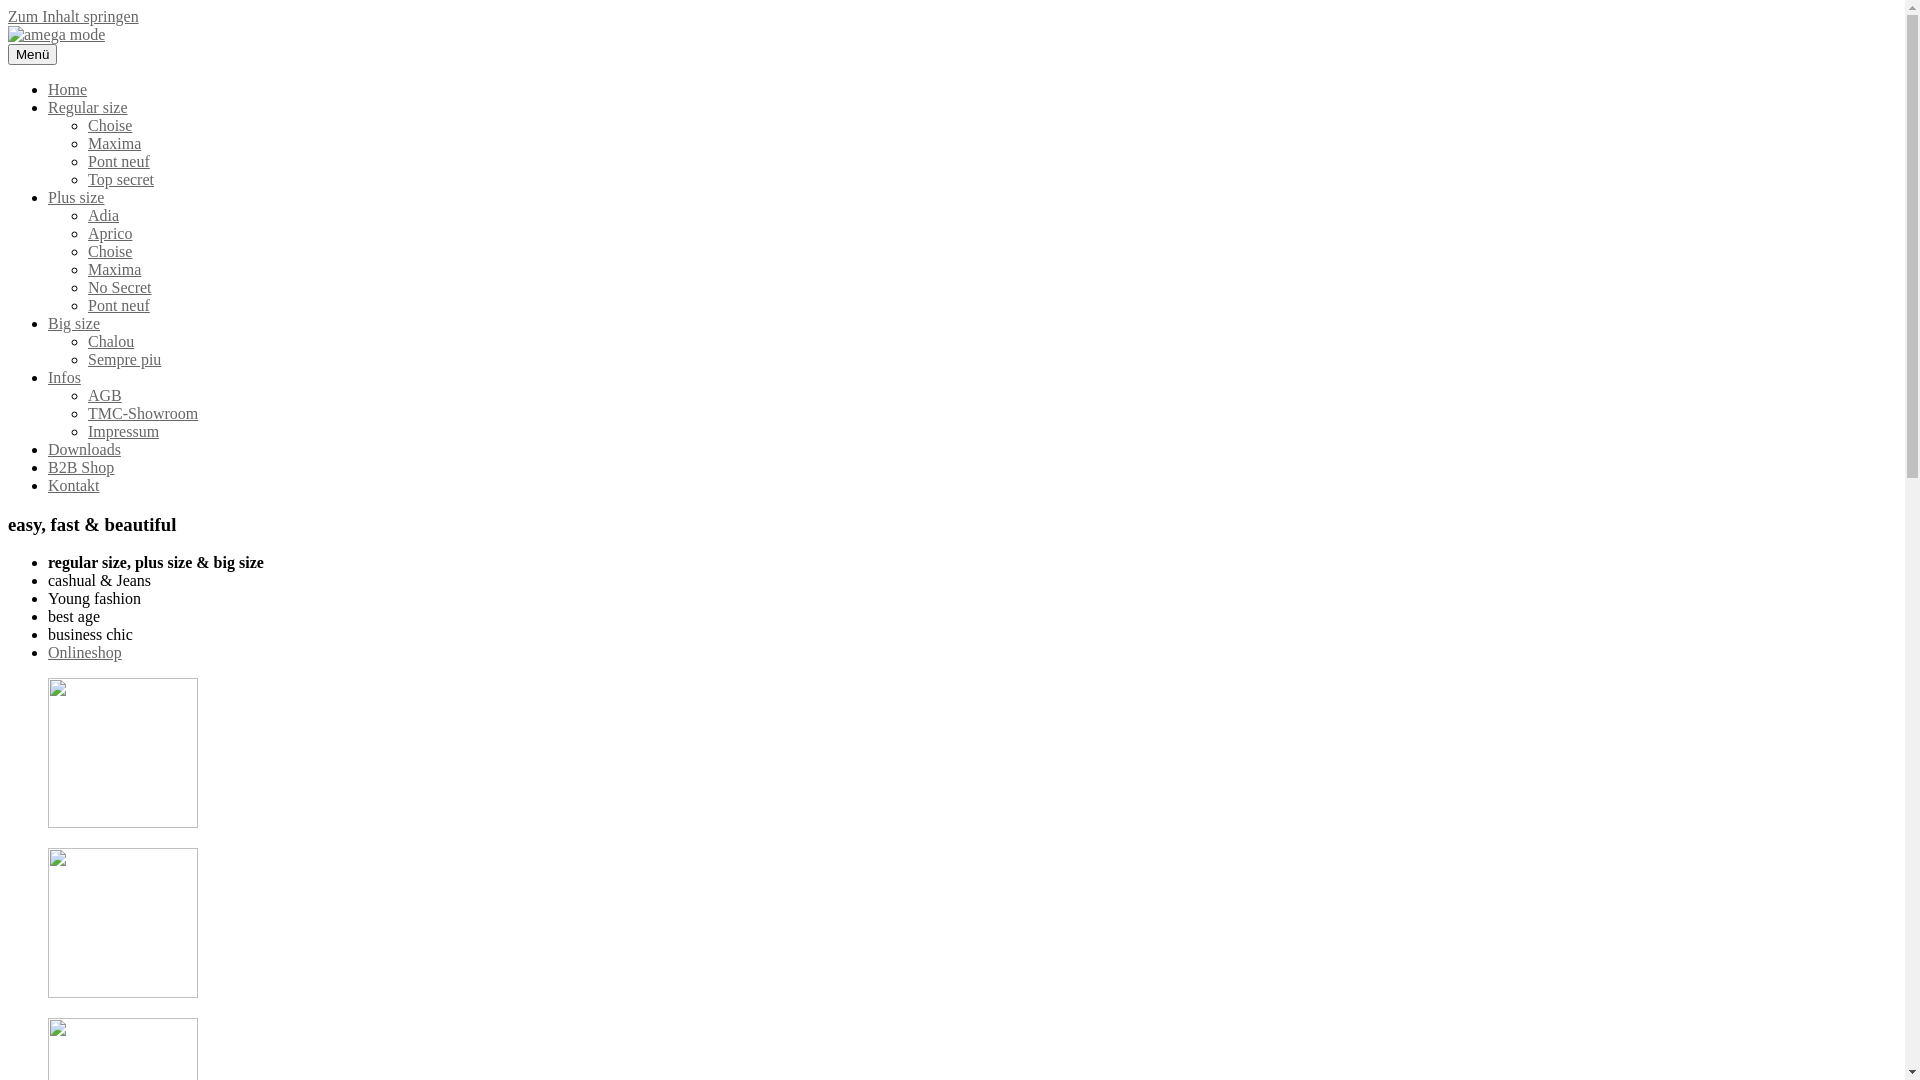 This screenshot has height=1080, width=1920. I want to click on 'Pont neuf', so click(118, 305).